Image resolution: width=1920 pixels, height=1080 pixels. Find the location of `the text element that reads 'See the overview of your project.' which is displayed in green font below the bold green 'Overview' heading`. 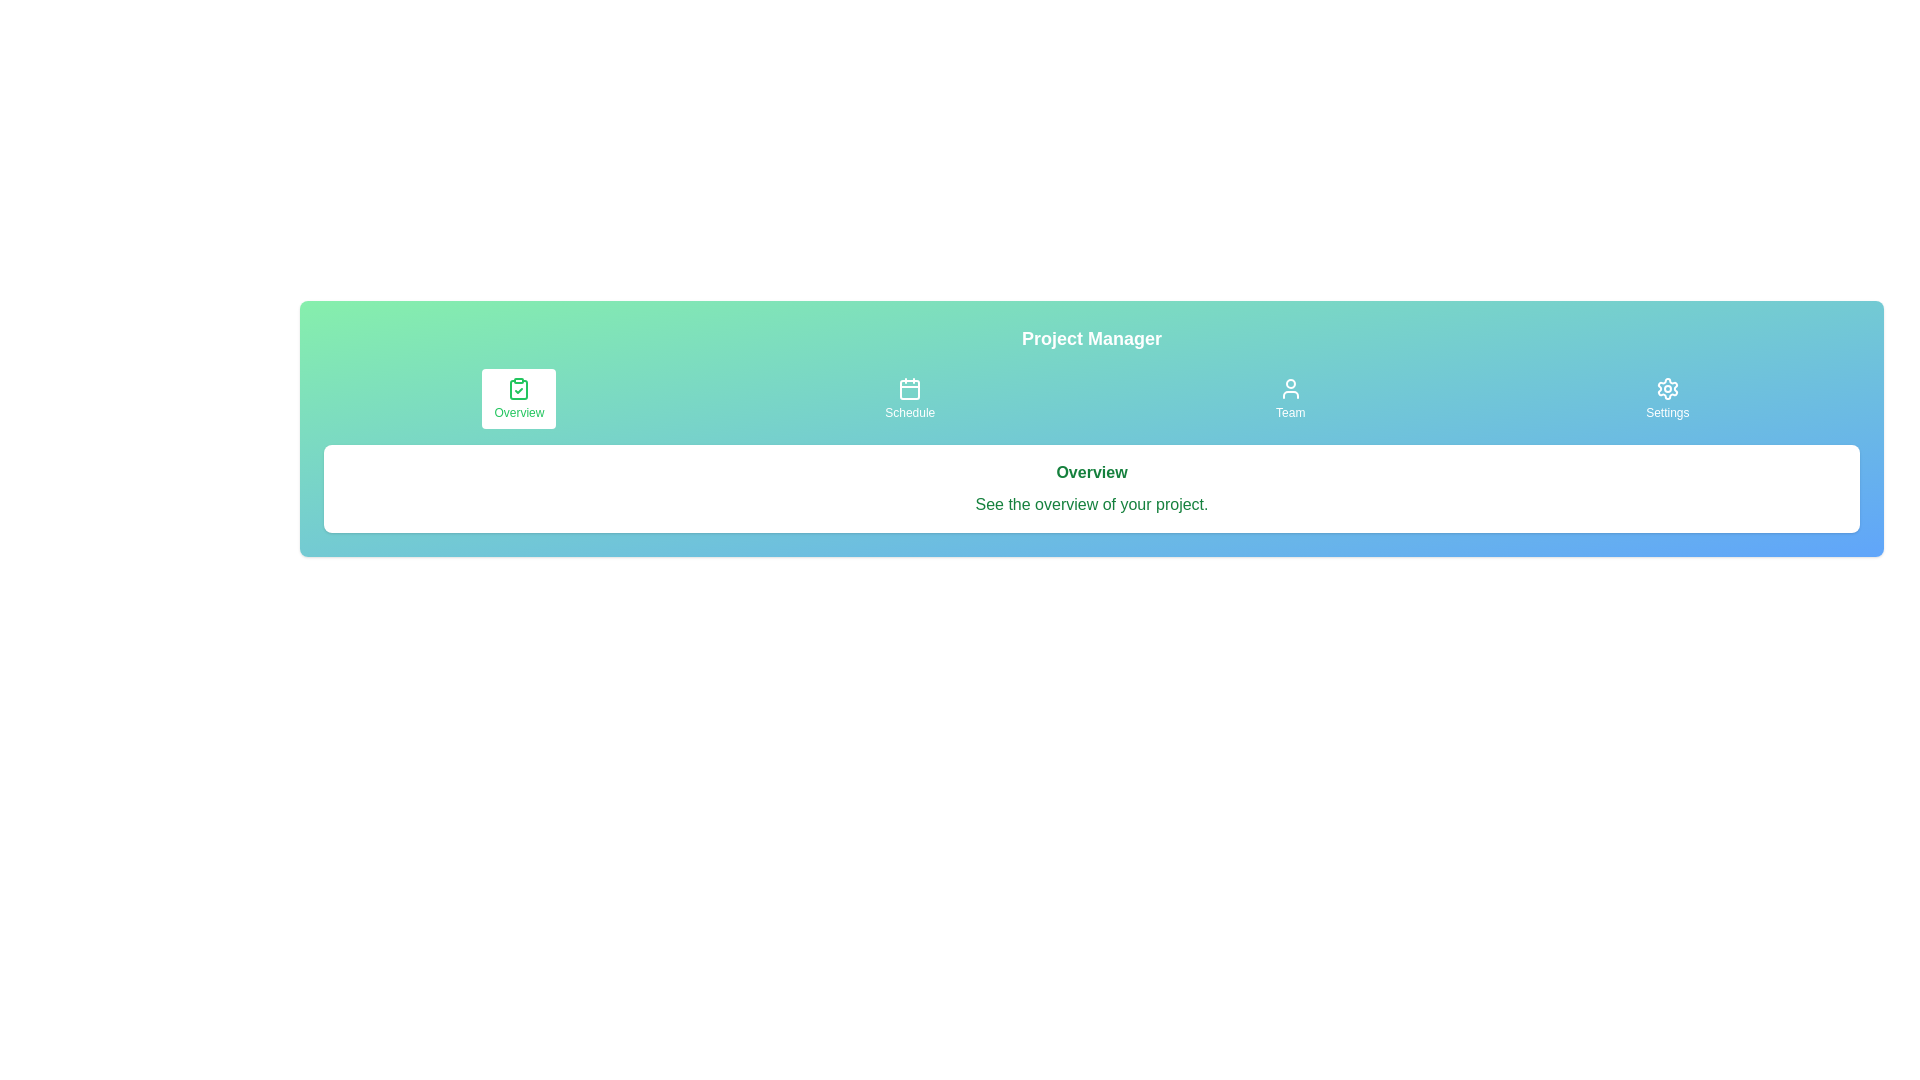

the text element that reads 'See the overview of your project.' which is displayed in green font below the bold green 'Overview' heading is located at coordinates (1090, 504).